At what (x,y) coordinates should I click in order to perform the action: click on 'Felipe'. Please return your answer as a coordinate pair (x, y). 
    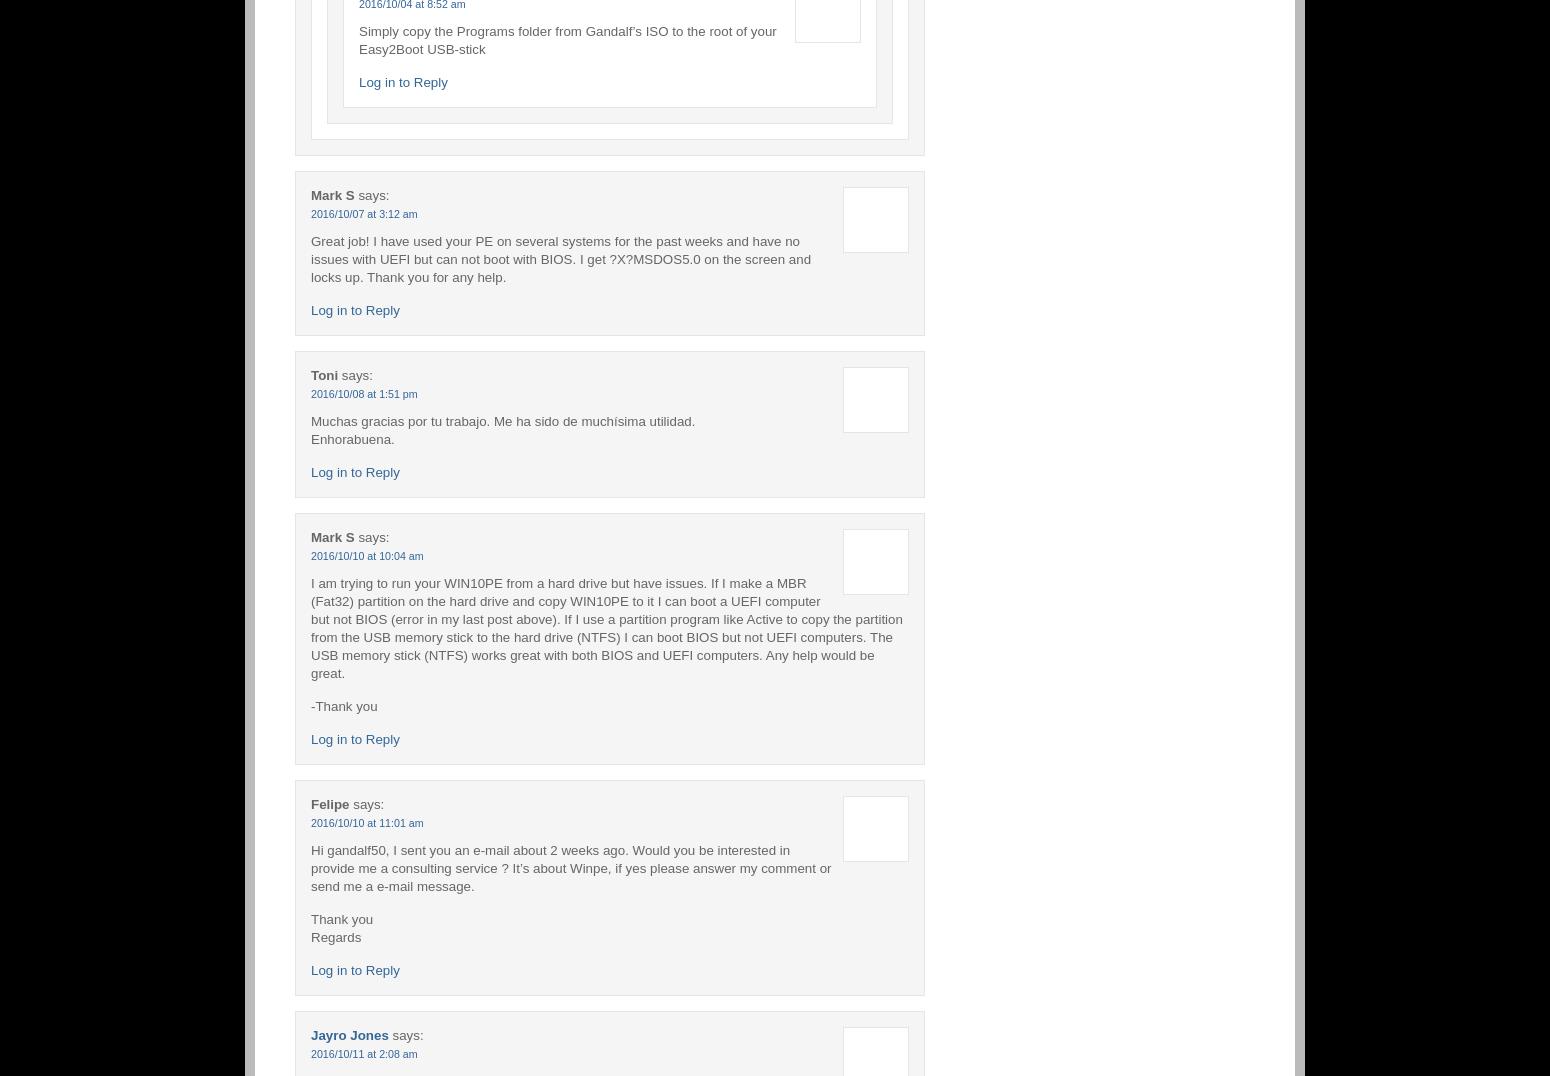
    Looking at the image, I should click on (328, 803).